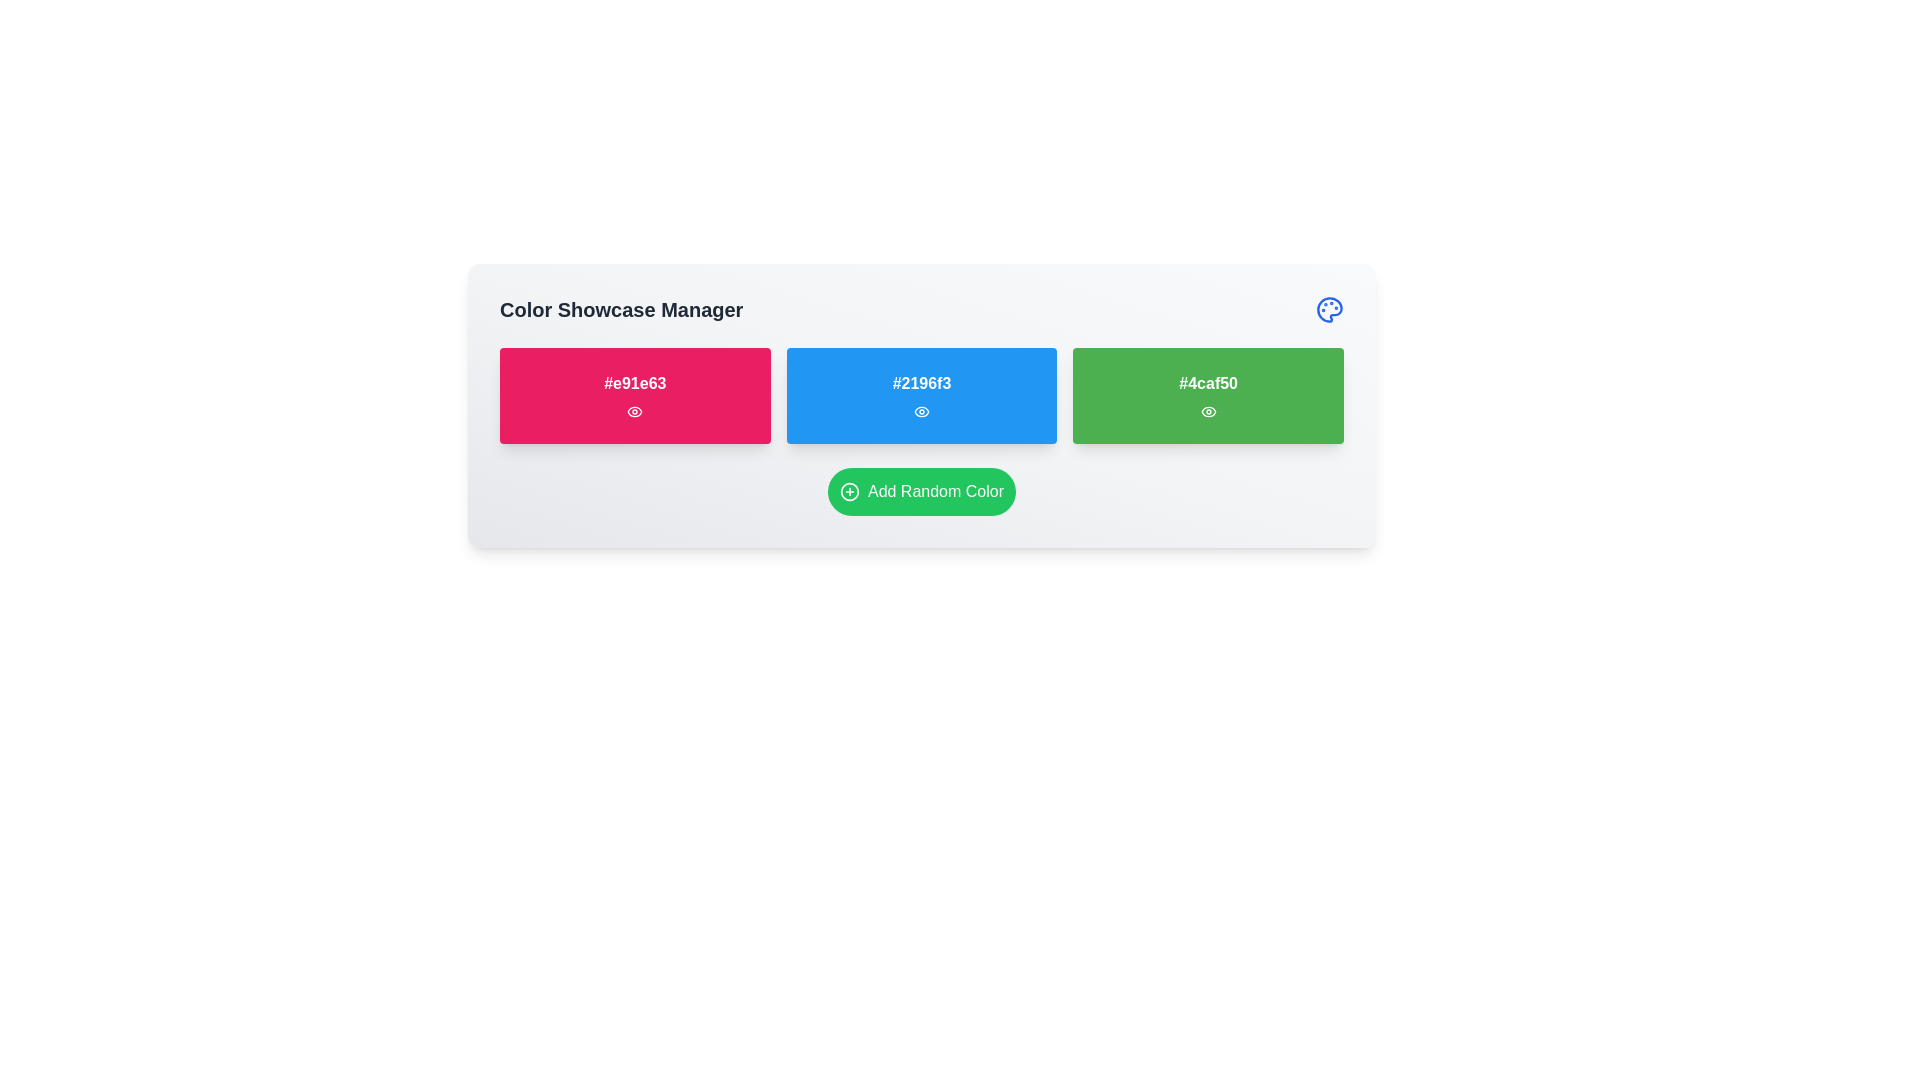 The image size is (1920, 1080). I want to click on the visibility toggle graphical icon resembling an eye shape, which is centered within the first pink card labeled '#e91e63' under the 'Color Showcase Manager' title, so click(633, 411).